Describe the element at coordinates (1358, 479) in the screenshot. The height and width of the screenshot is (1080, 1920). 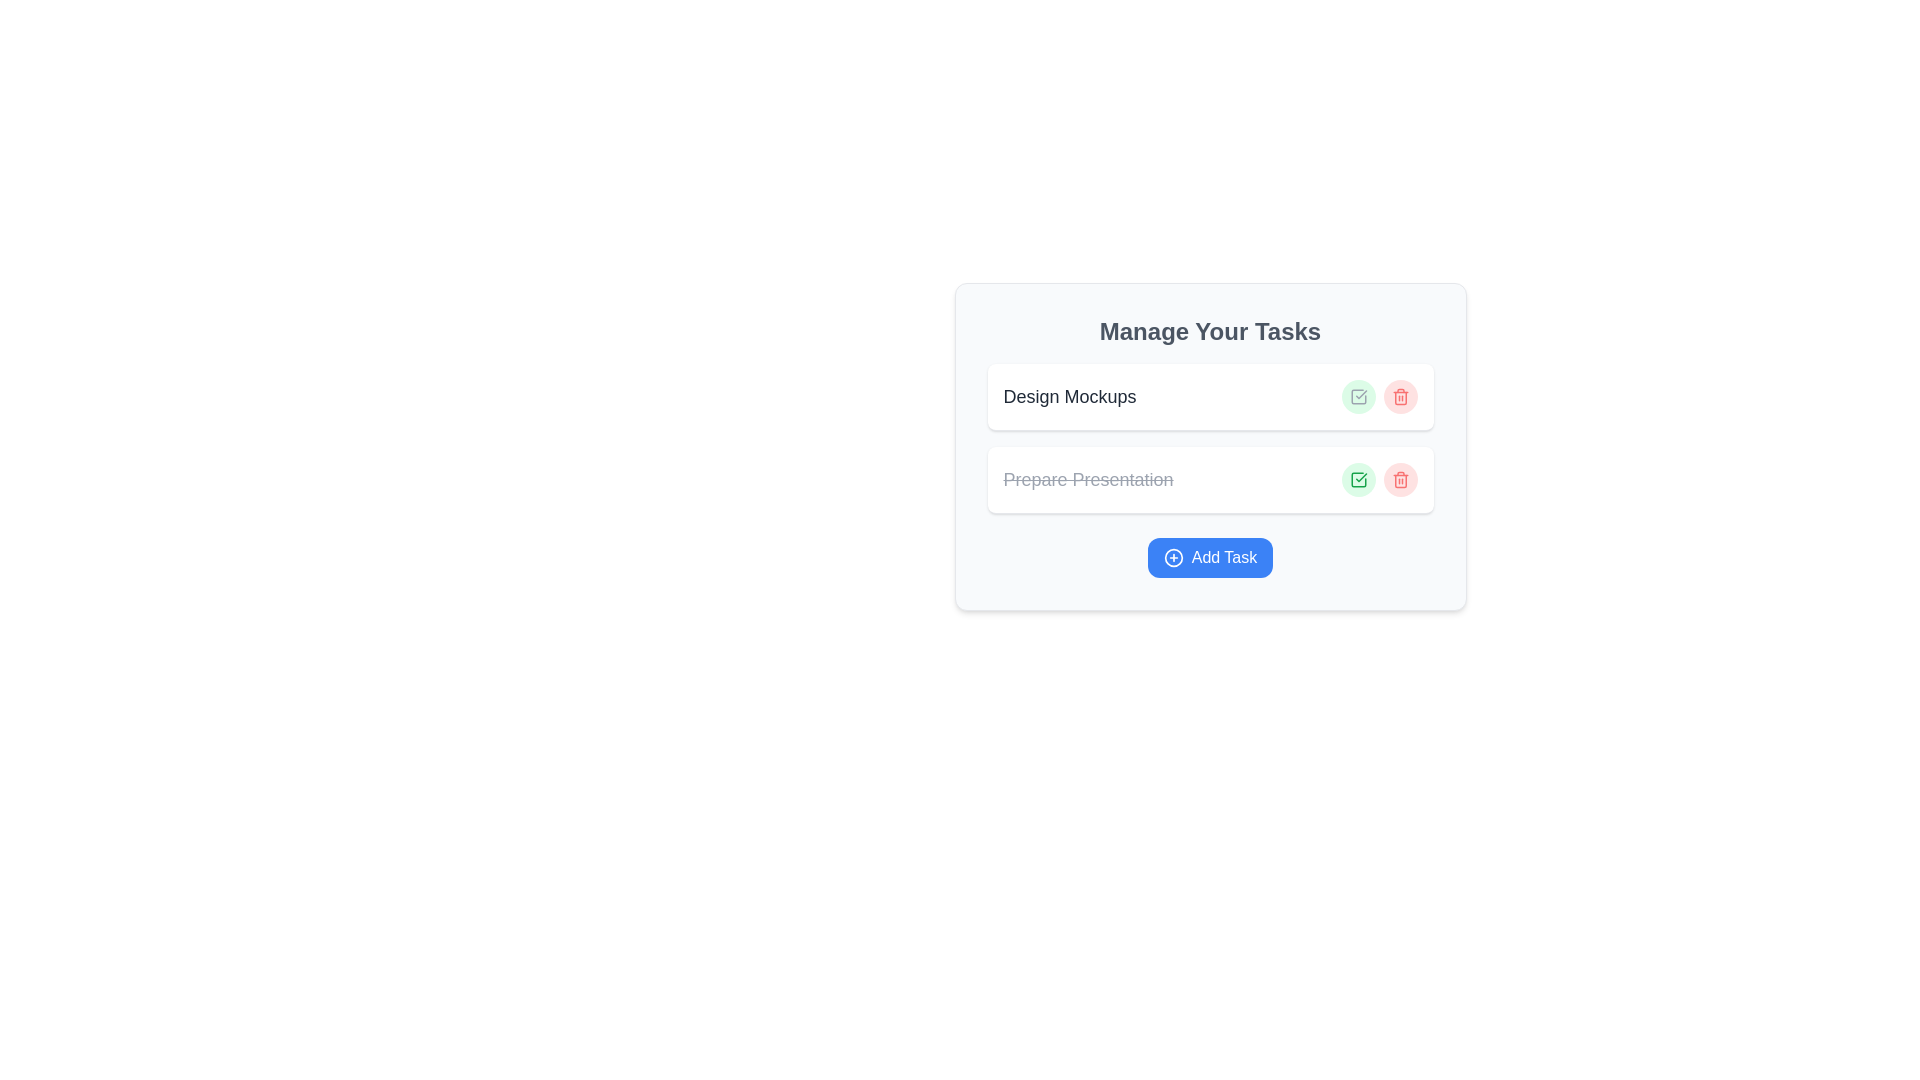
I see `the green check mark icon button to mark the associated task as complete, which is located beside the 'Prepare Presentation' text in the task list` at that location.